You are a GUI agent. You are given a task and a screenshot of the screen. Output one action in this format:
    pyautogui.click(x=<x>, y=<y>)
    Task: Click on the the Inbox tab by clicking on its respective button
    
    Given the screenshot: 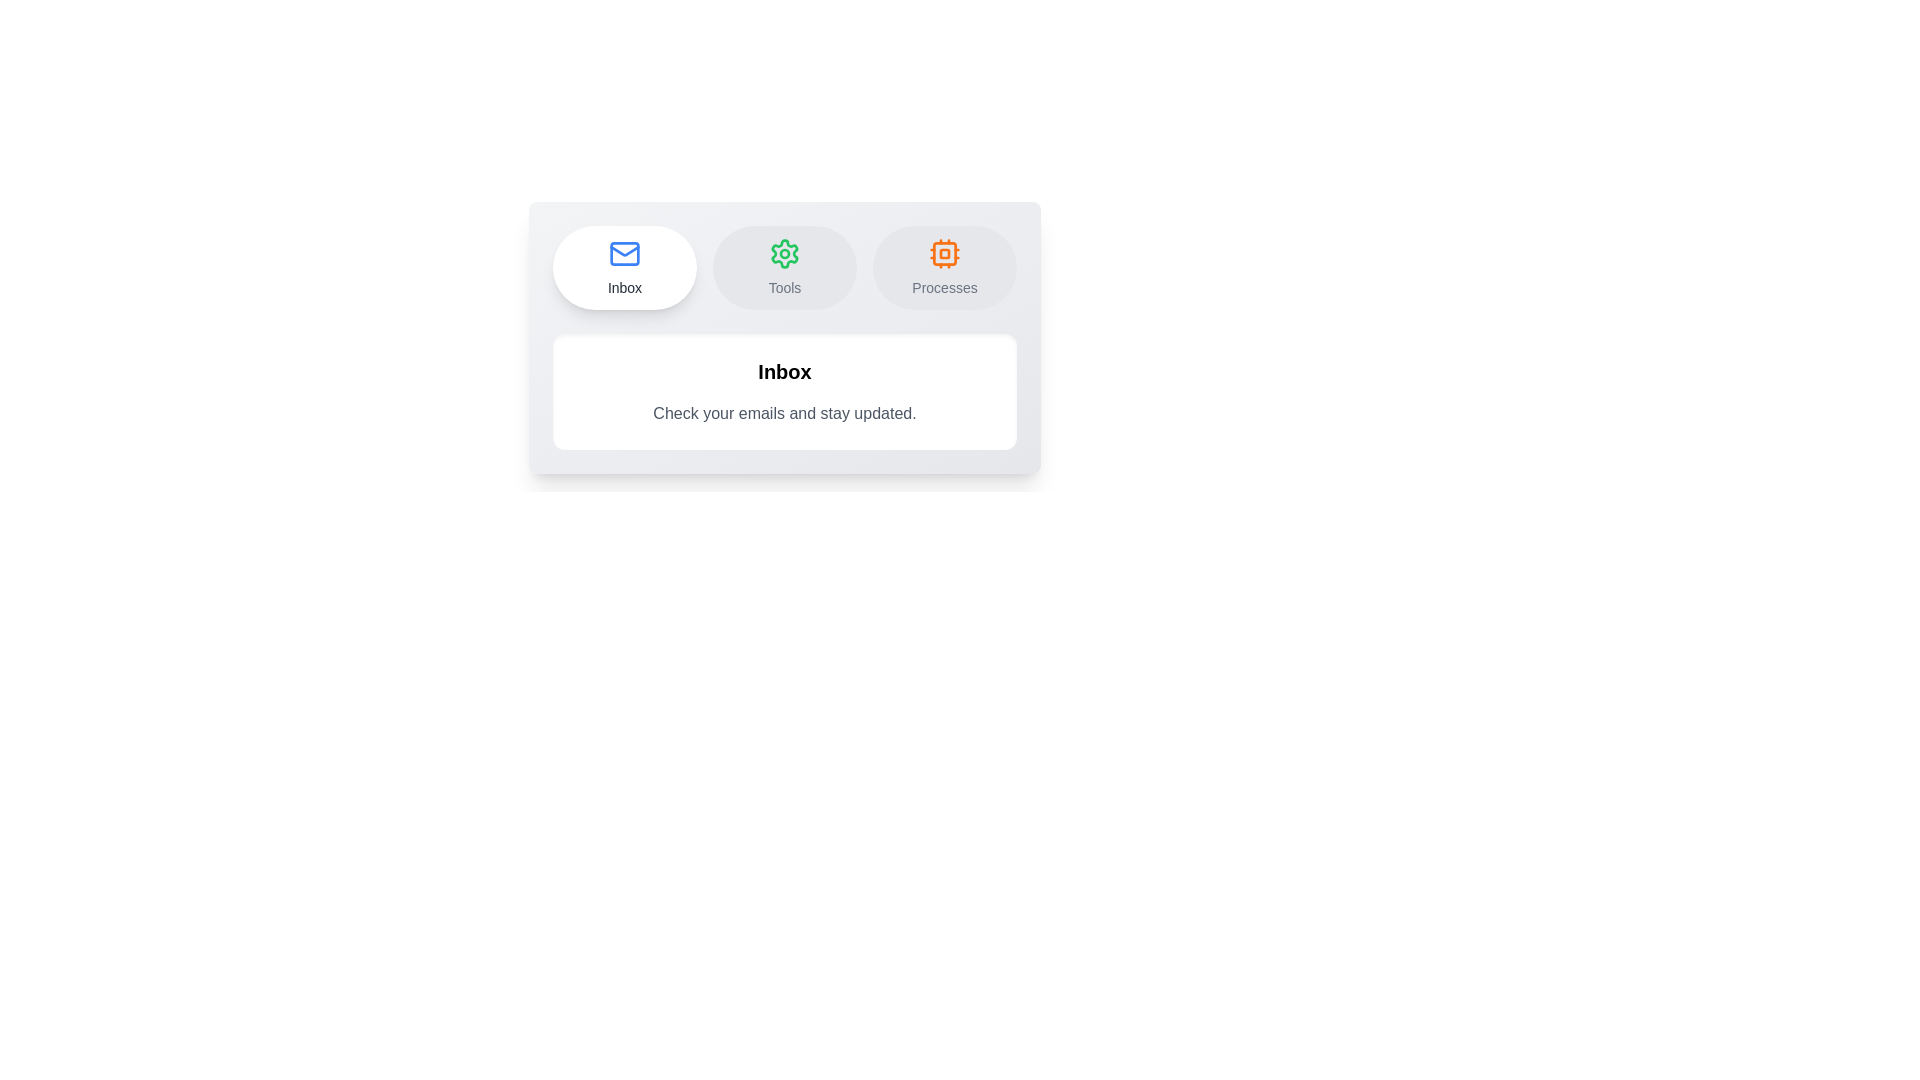 What is the action you would take?
    pyautogui.click(x=623, y=266)
    